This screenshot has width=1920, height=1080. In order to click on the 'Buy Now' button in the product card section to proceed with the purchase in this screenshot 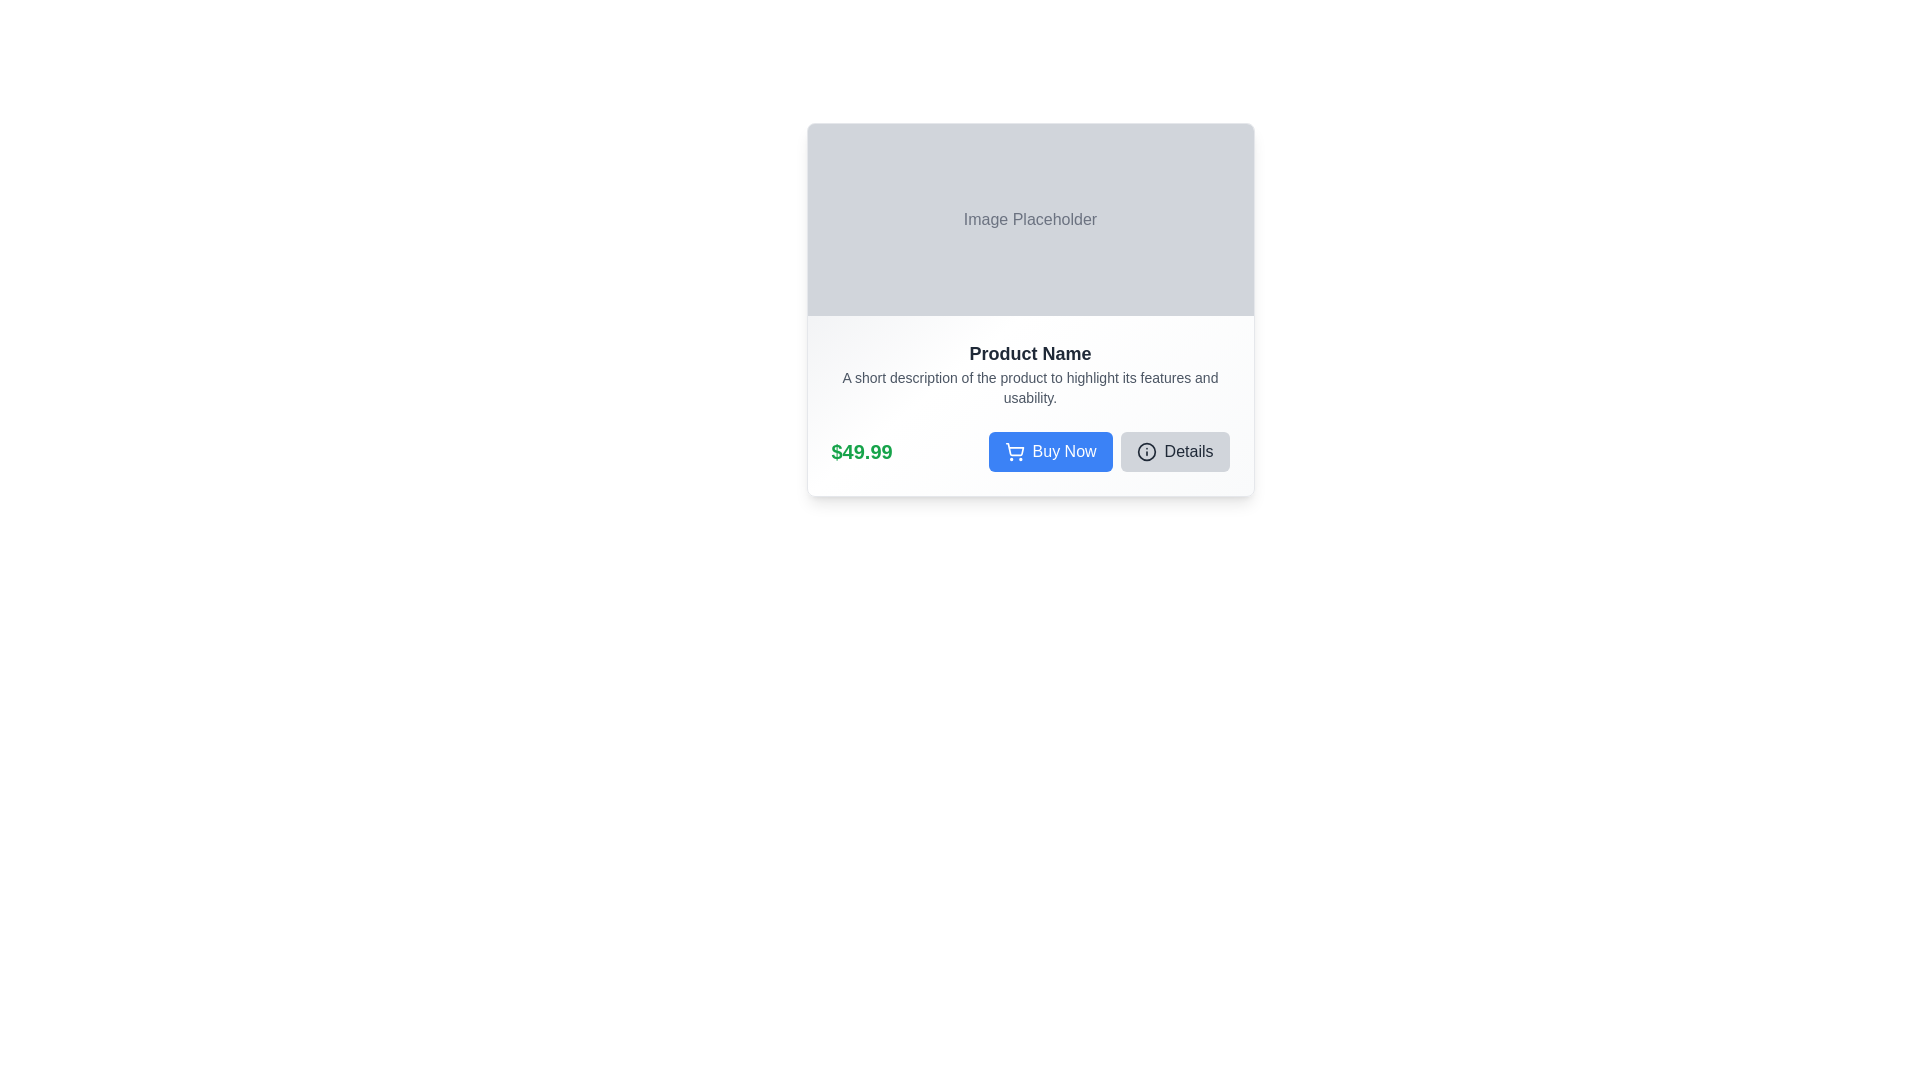, I will do `click(1030, 463)`.